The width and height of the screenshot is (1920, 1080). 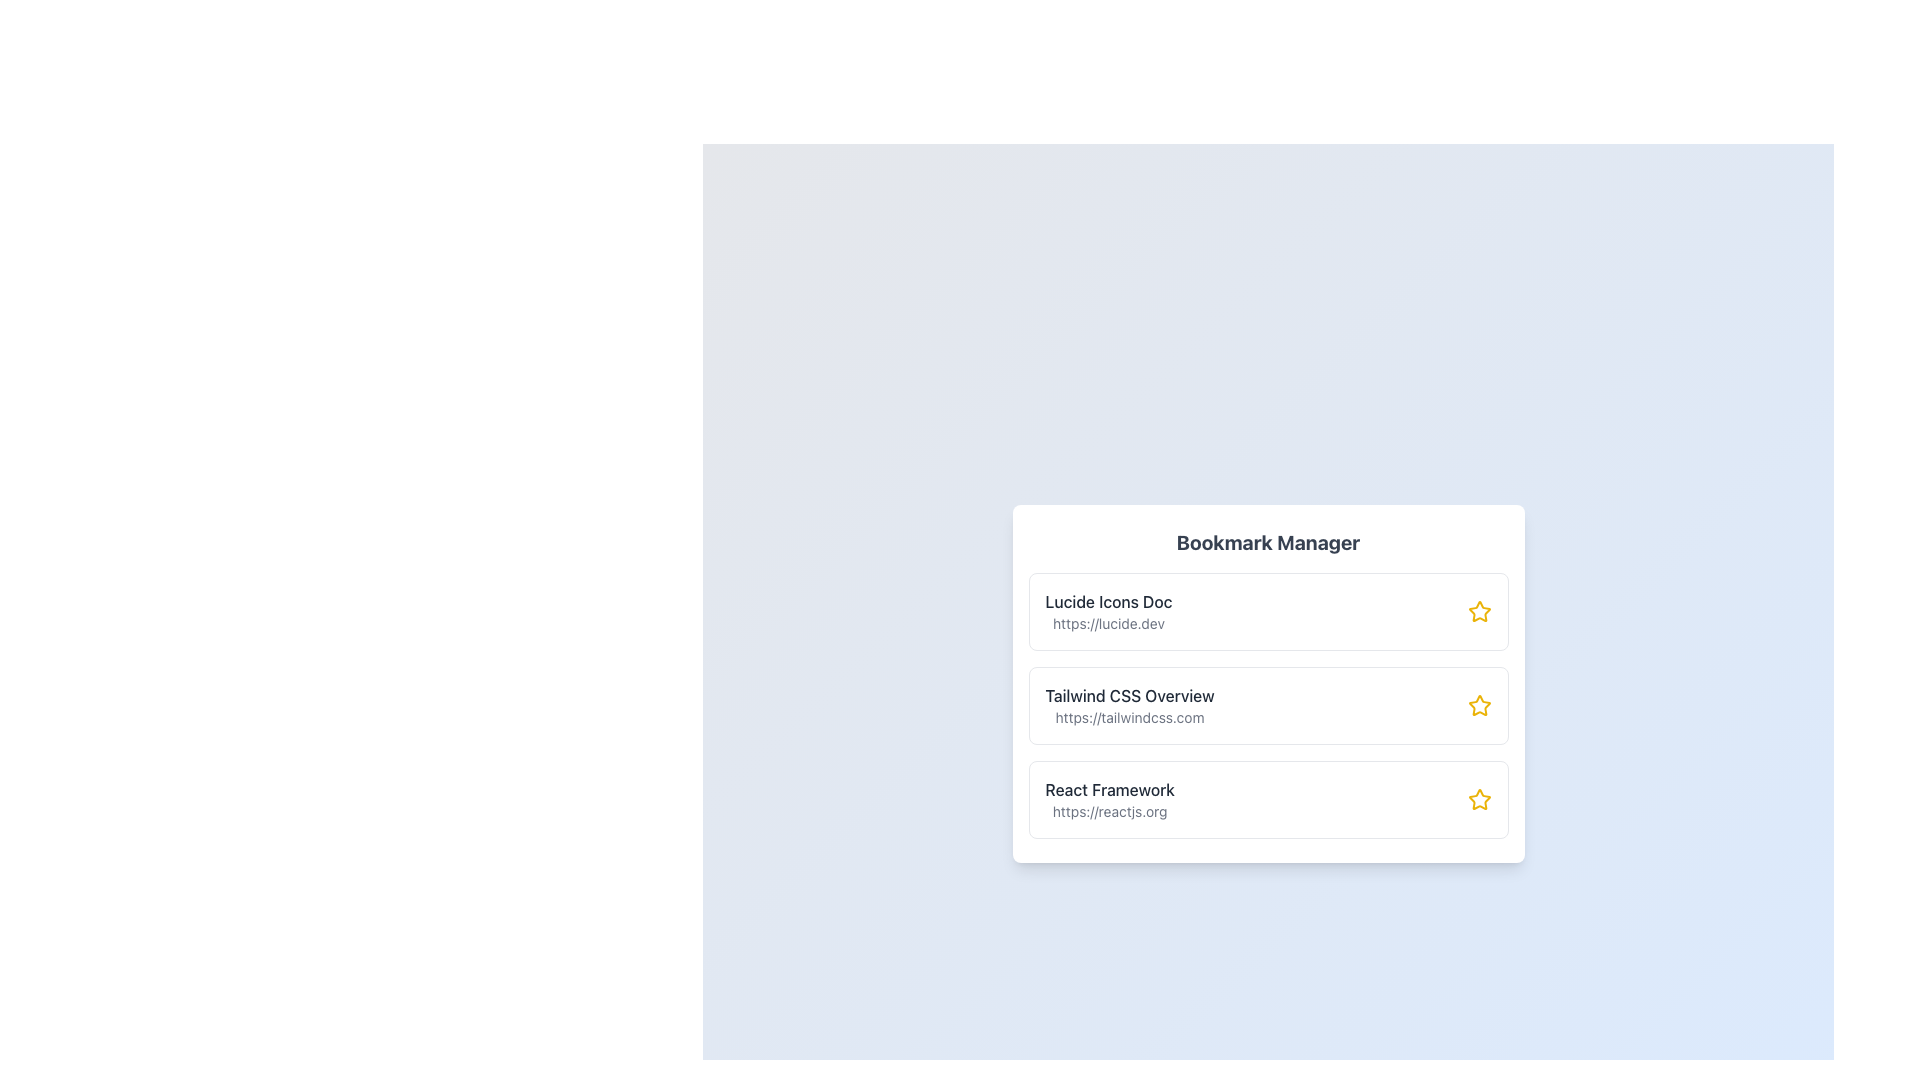 I want to click on the star icon in the 'Bookmark Manager' list, so click(x=1479, y=611).